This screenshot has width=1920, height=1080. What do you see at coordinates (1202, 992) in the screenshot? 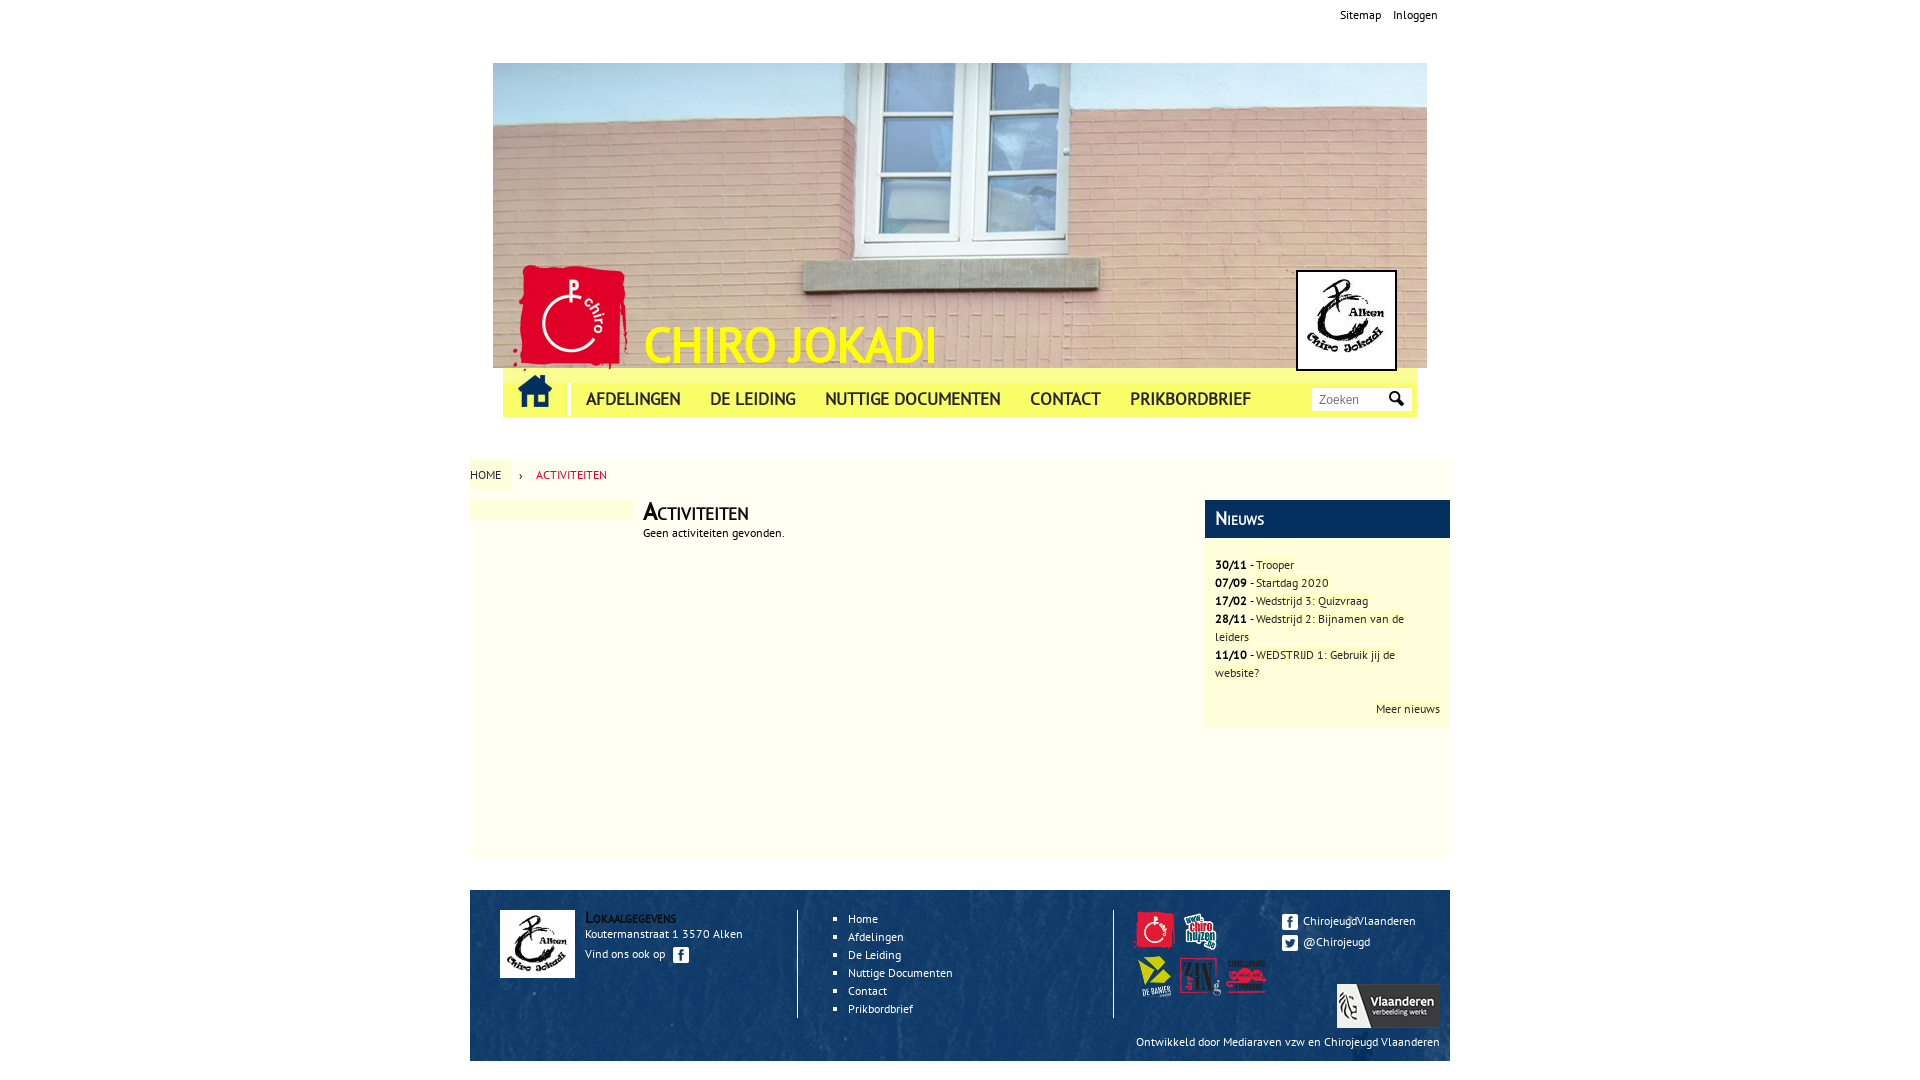
I see `'Zindering'` at bounding box center [1202, 992].